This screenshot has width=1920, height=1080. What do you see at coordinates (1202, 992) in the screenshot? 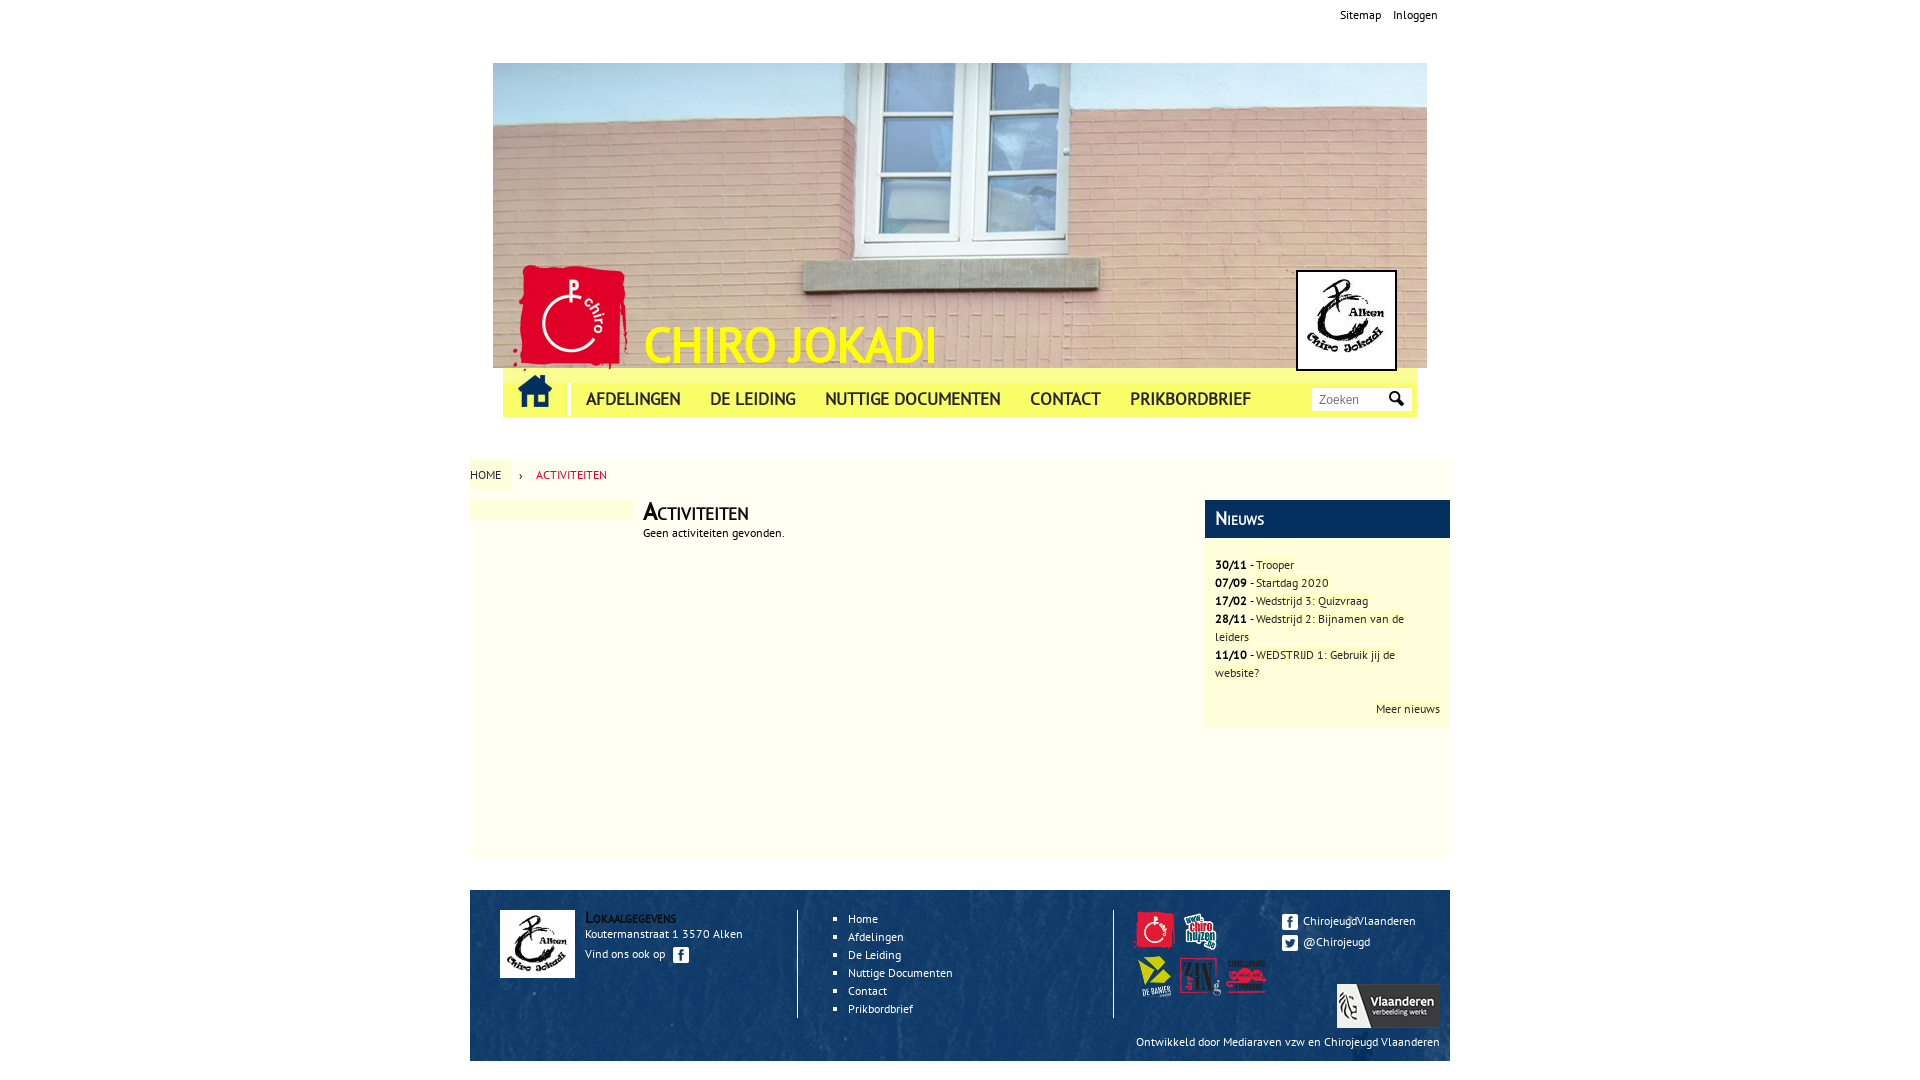
I see `'Zindering'` at bounding box center [1202, 992].